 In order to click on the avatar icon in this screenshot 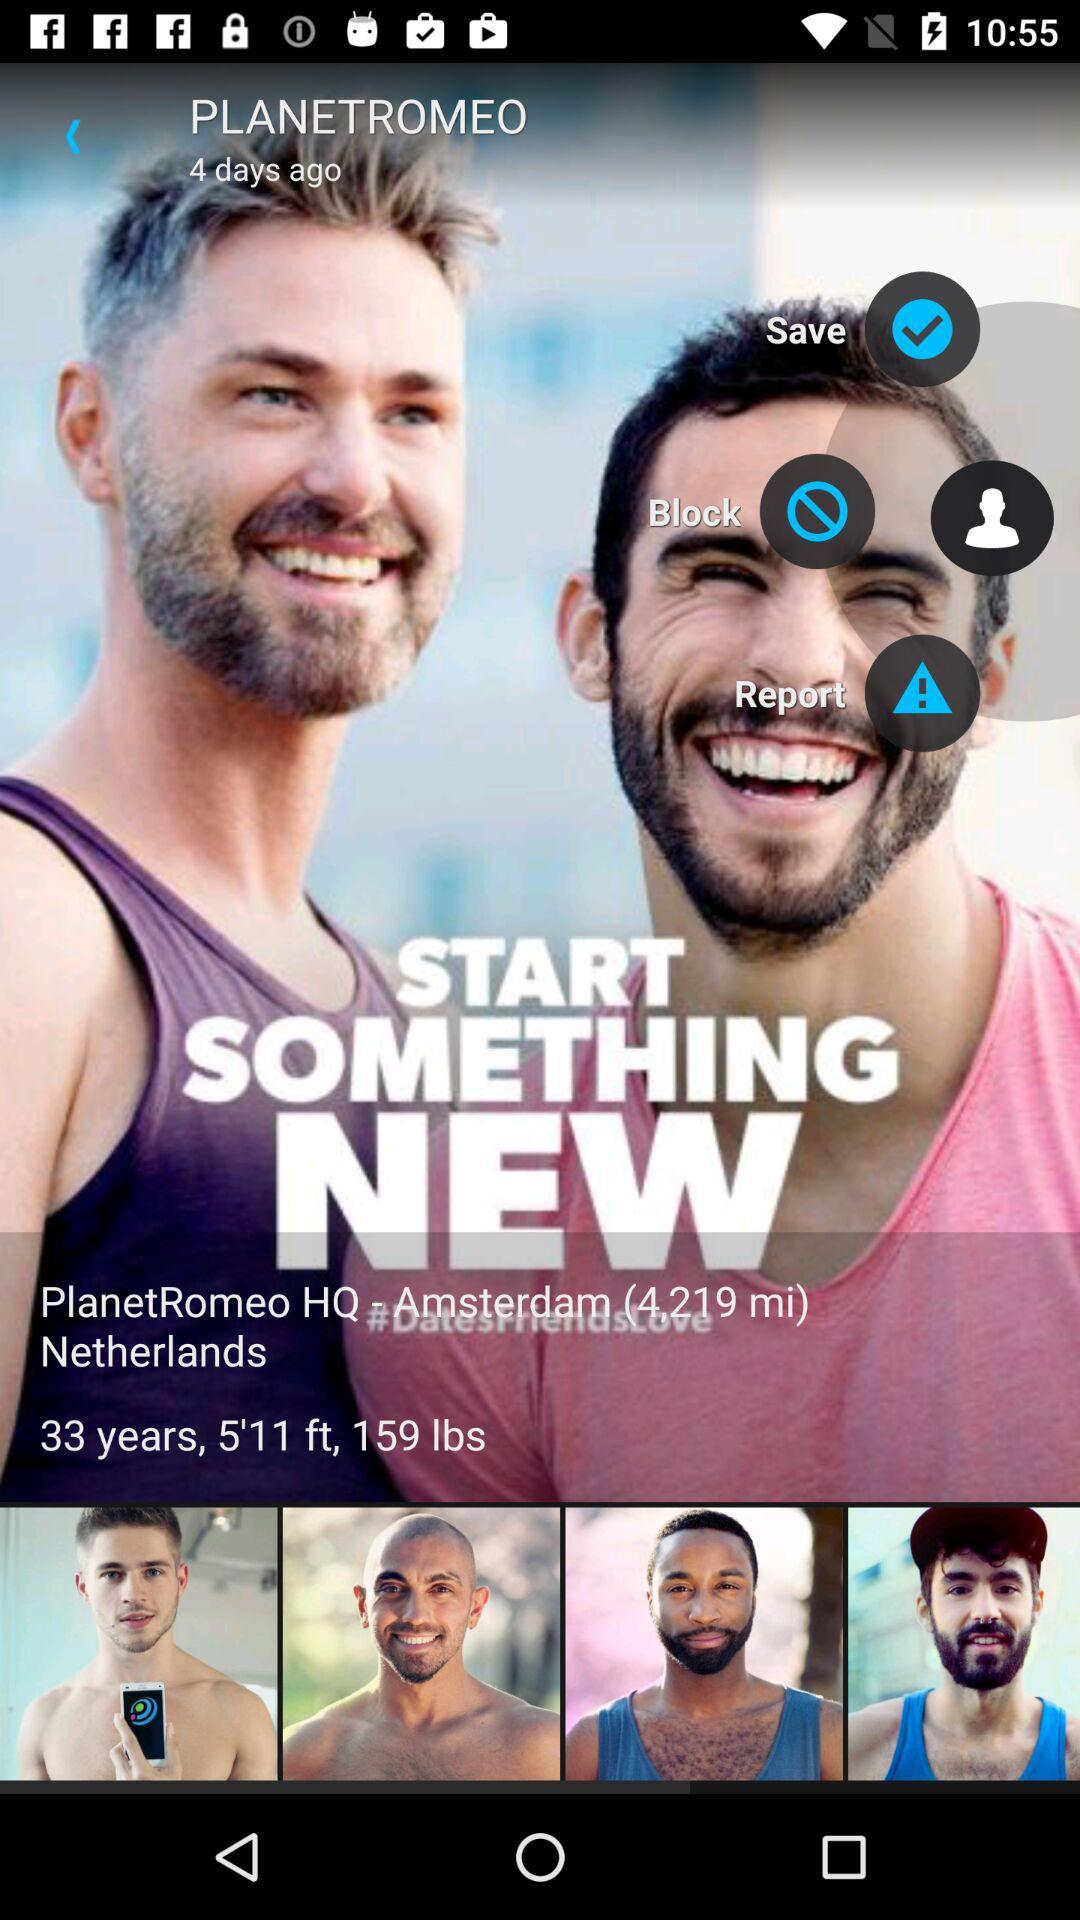, I will do `click(992, 518)`.